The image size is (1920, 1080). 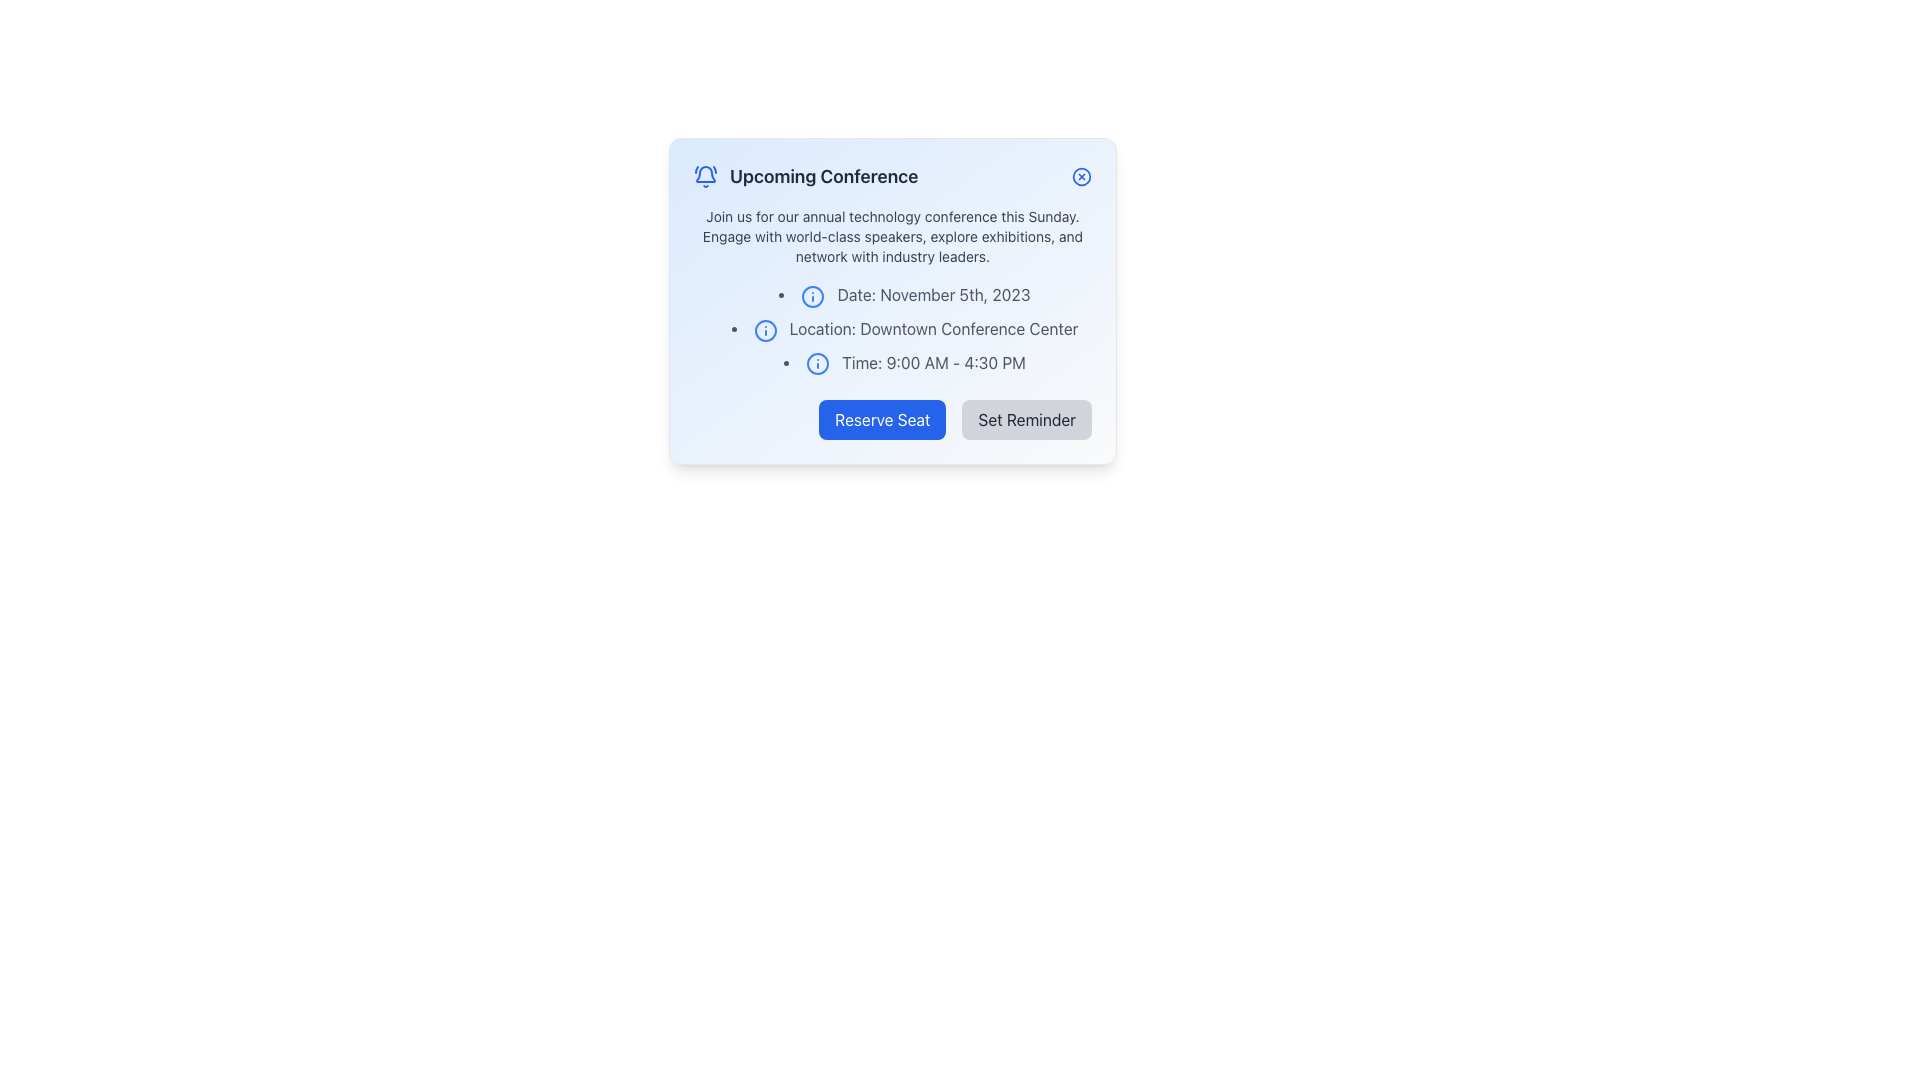 What do you see at coordinates (764, 329) in the screenshot?
I see `the information icon representing additional details about the 'Location' in the 'Upcoming Conference' details section, located to the left of the text 'Location: Downtown Conference Center'` at bounding box center [764, 329].